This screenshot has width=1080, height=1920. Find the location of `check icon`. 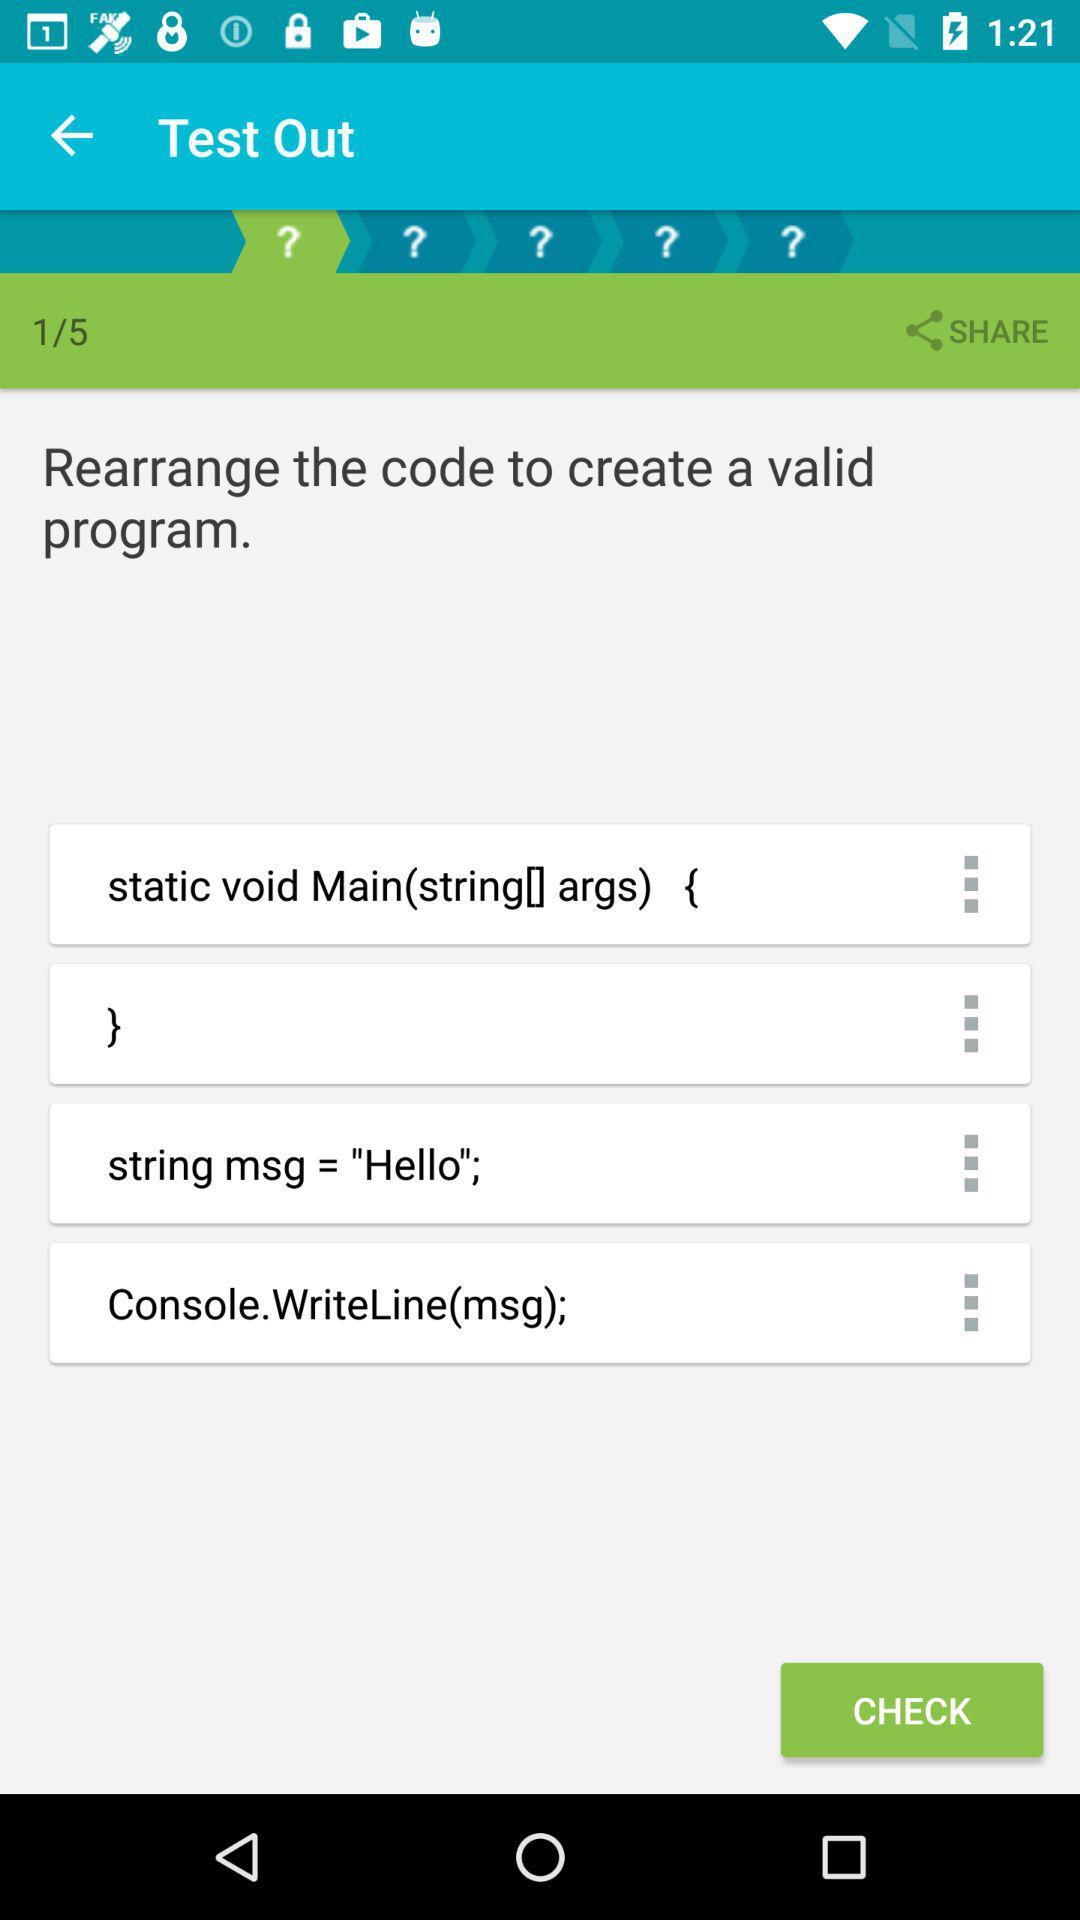

check icon is located at coordinates (911, 1708).